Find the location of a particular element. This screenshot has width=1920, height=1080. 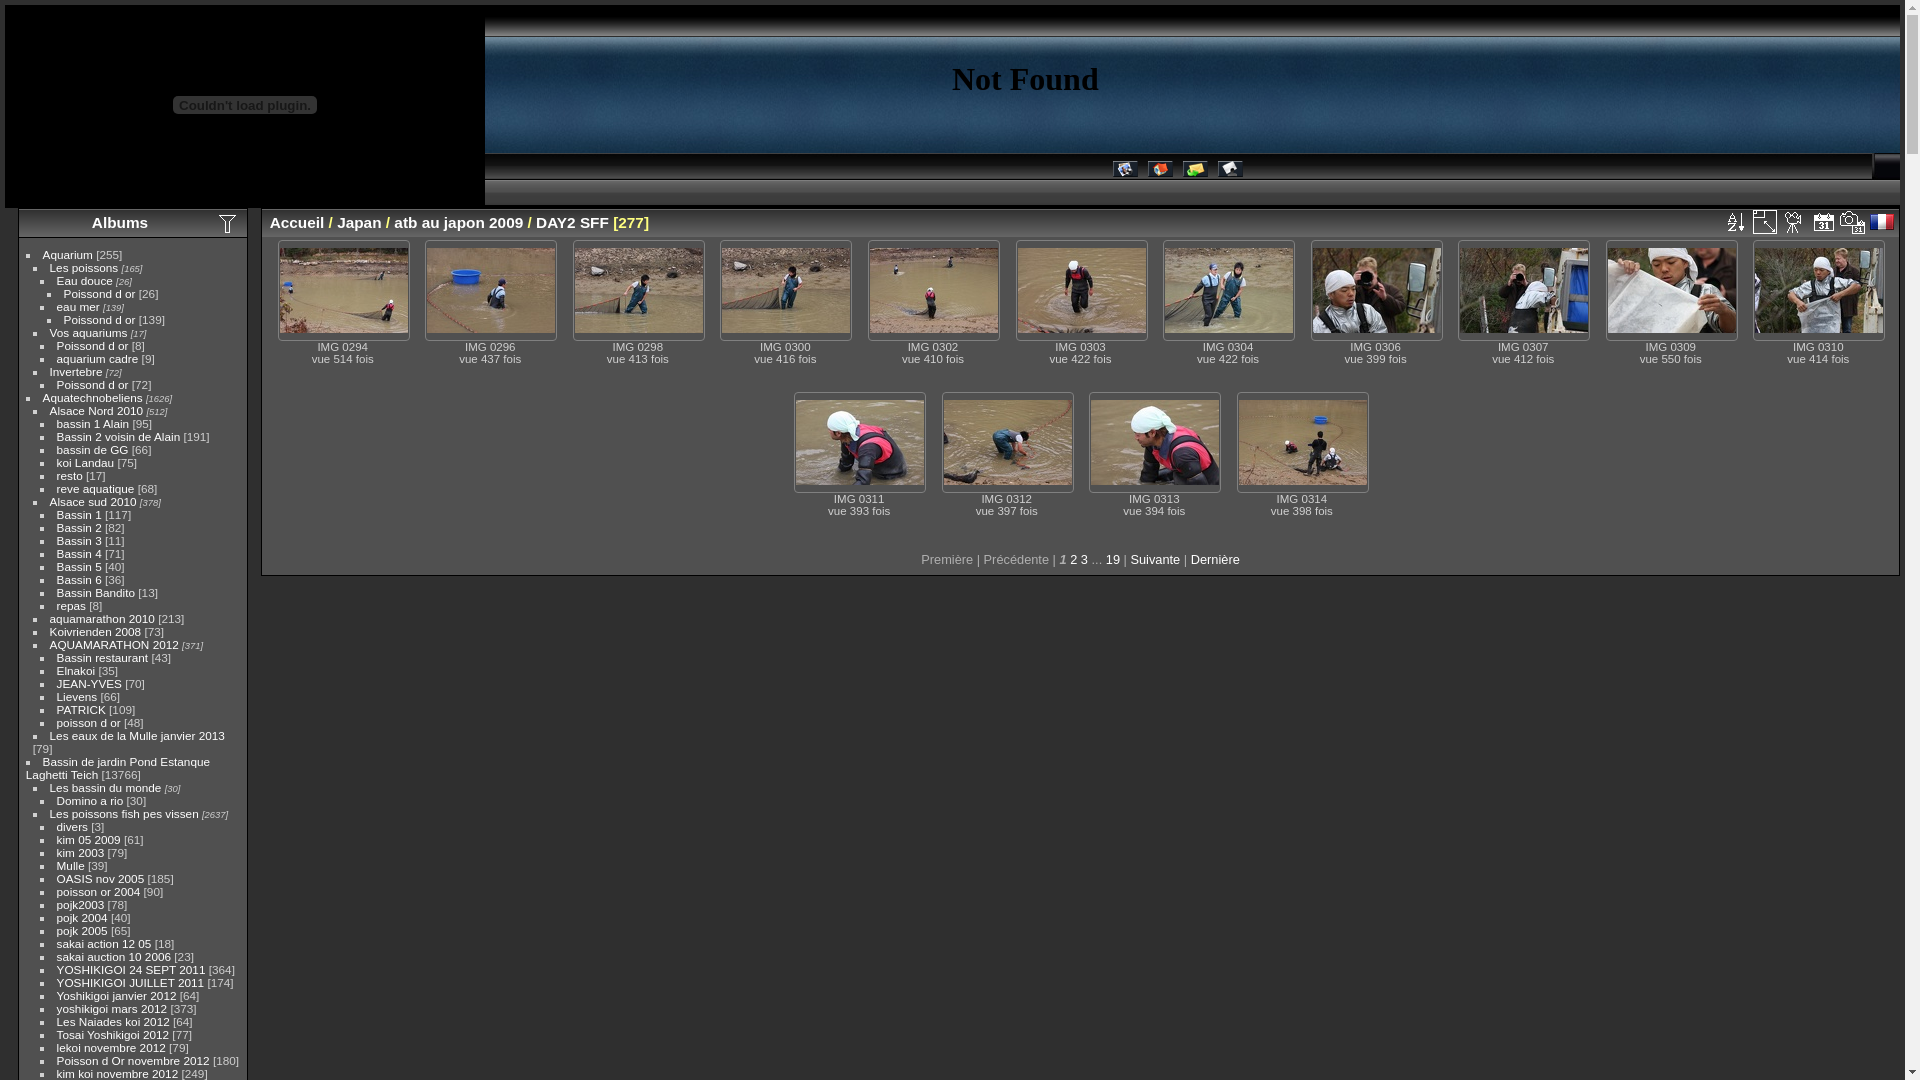

'DAY2 SFF' is located at coordinates (571, 222).